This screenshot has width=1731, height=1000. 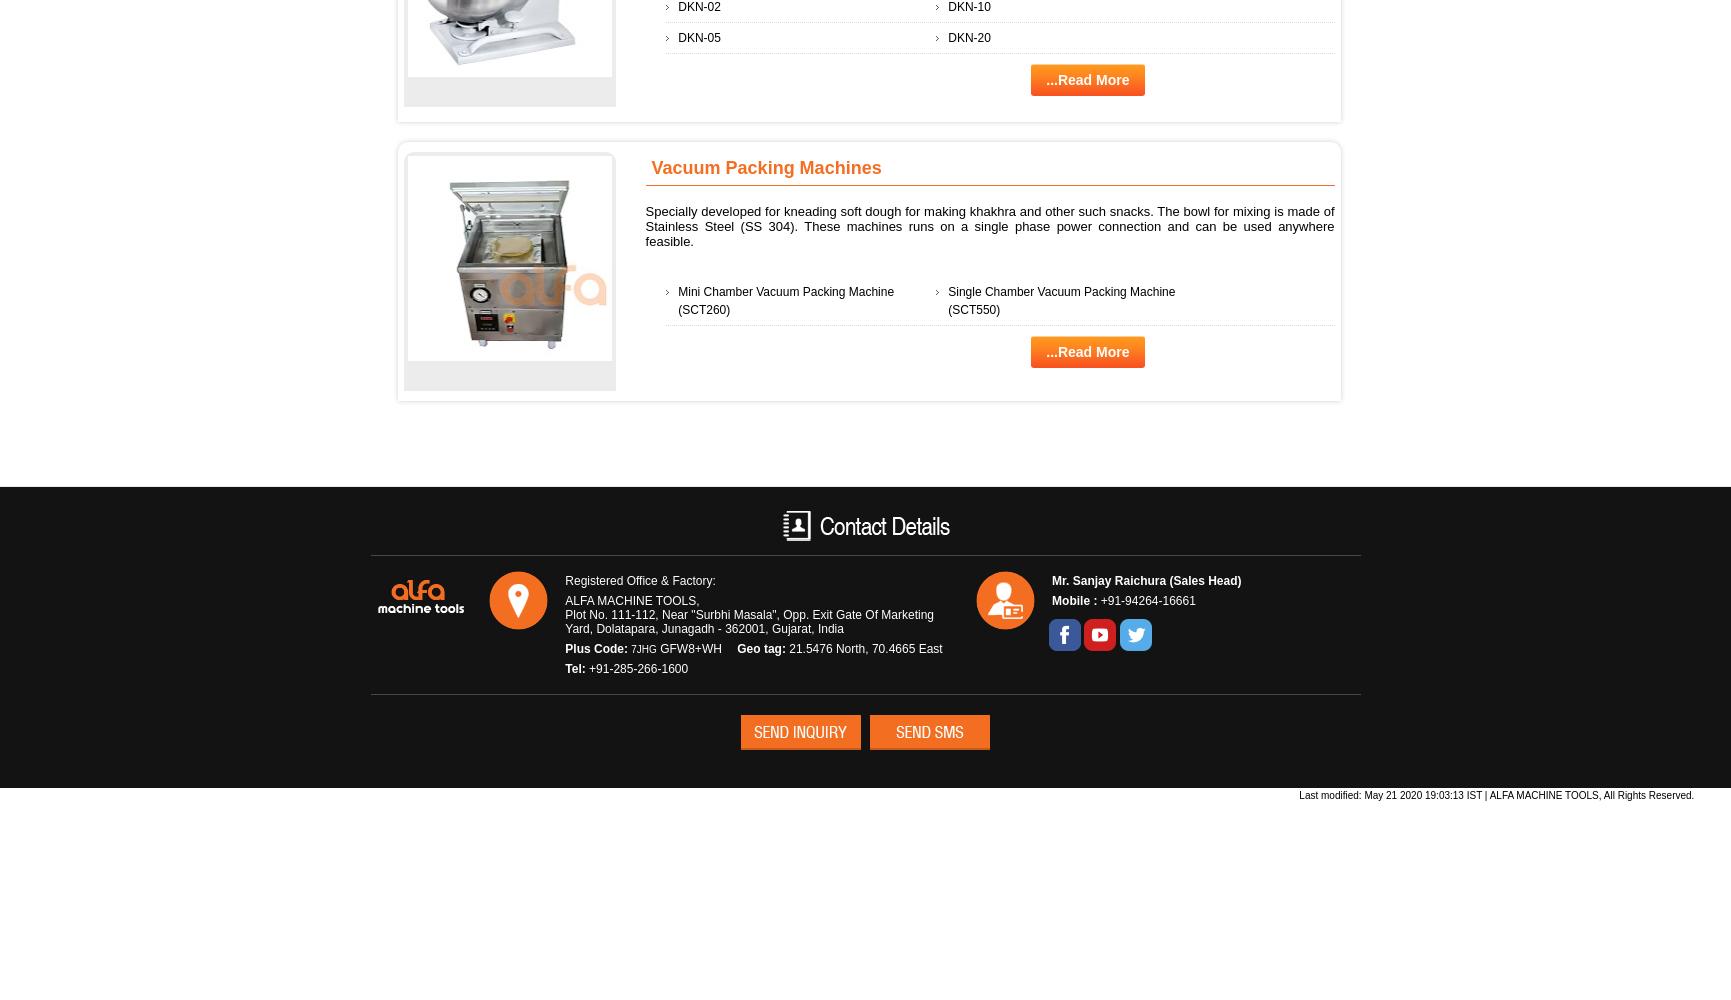 I want to click on 'Geo tag:', so click(x=760, y=648).